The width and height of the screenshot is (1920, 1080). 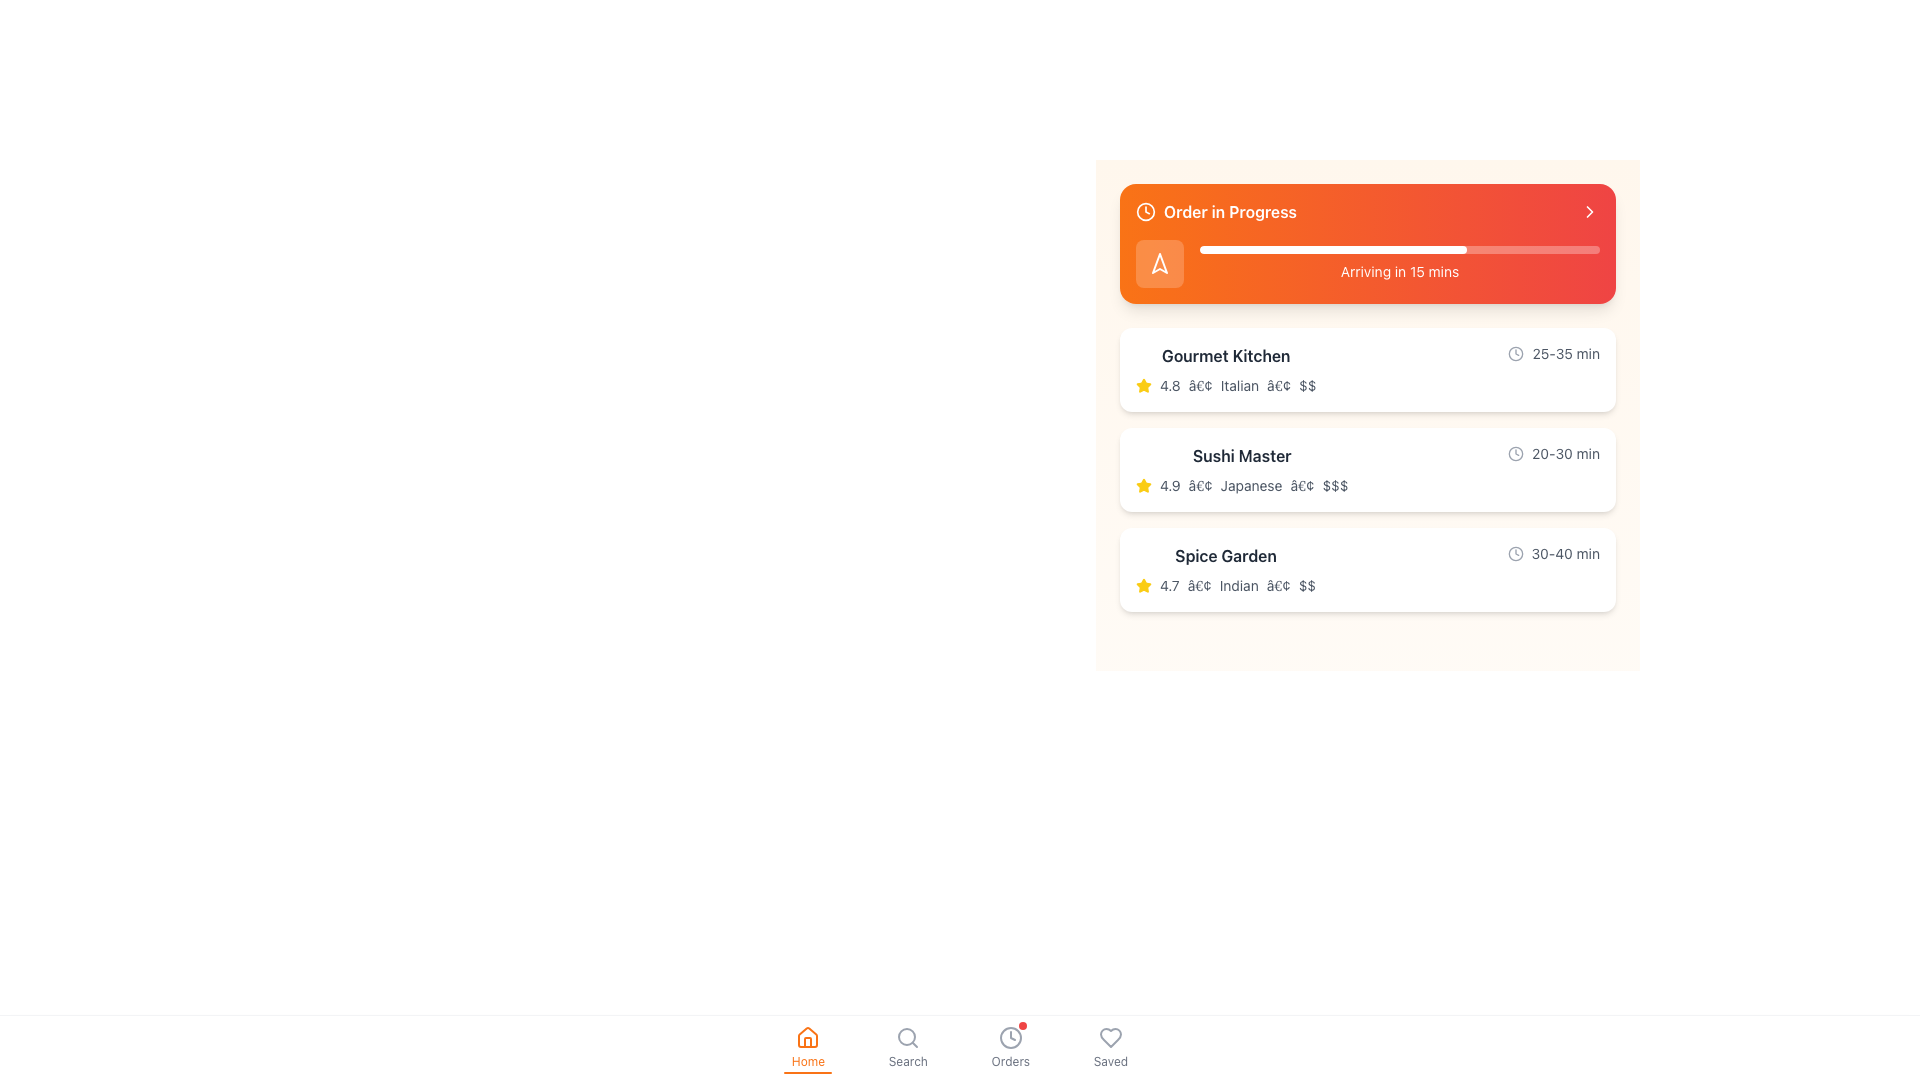 I want to click on the star icon representing a high rating for 'Sushi Master', so click(x=1143, y=486).